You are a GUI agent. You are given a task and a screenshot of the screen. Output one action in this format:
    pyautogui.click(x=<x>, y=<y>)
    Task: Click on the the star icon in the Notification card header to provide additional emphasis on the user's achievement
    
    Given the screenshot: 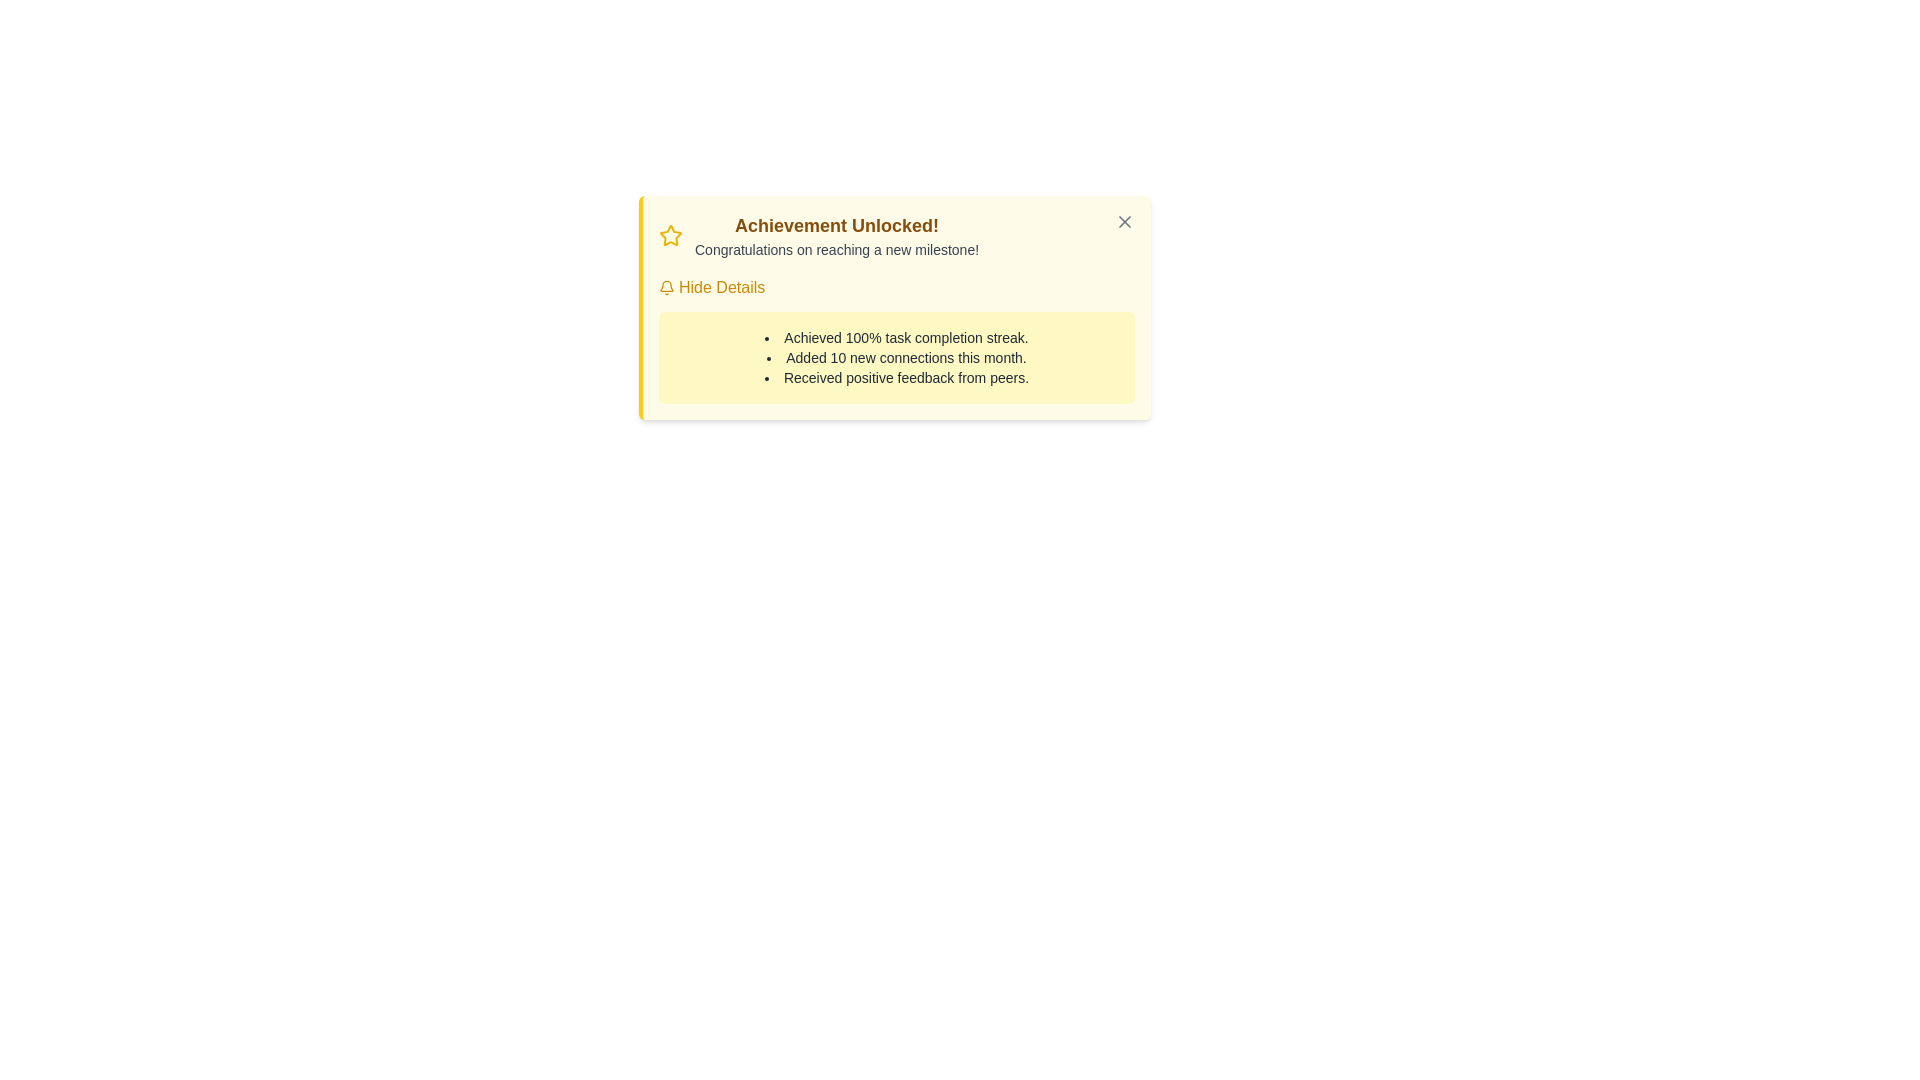 What is the action you would take?
    pyautogui.click(x=896, y=234)
    